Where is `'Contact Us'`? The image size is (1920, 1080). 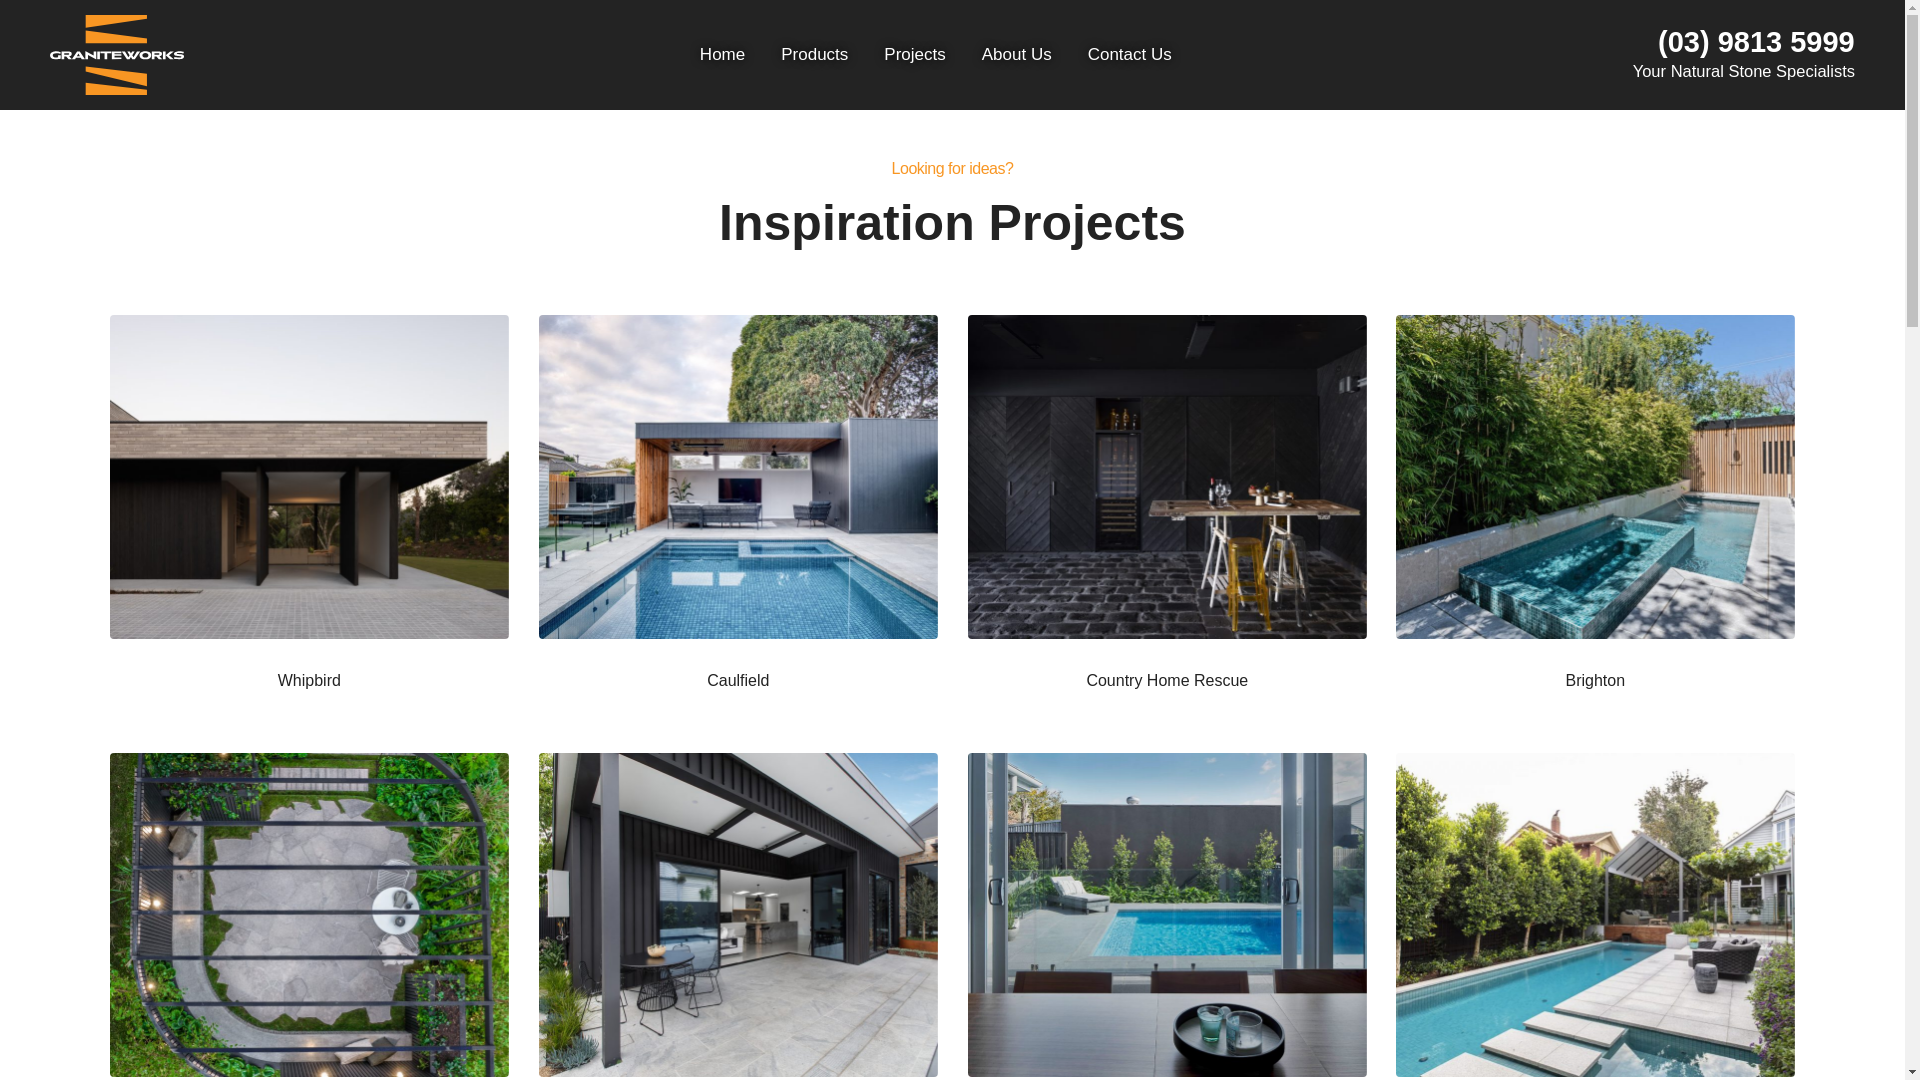 'Contact Us' is located at coordinates (1129, 53).